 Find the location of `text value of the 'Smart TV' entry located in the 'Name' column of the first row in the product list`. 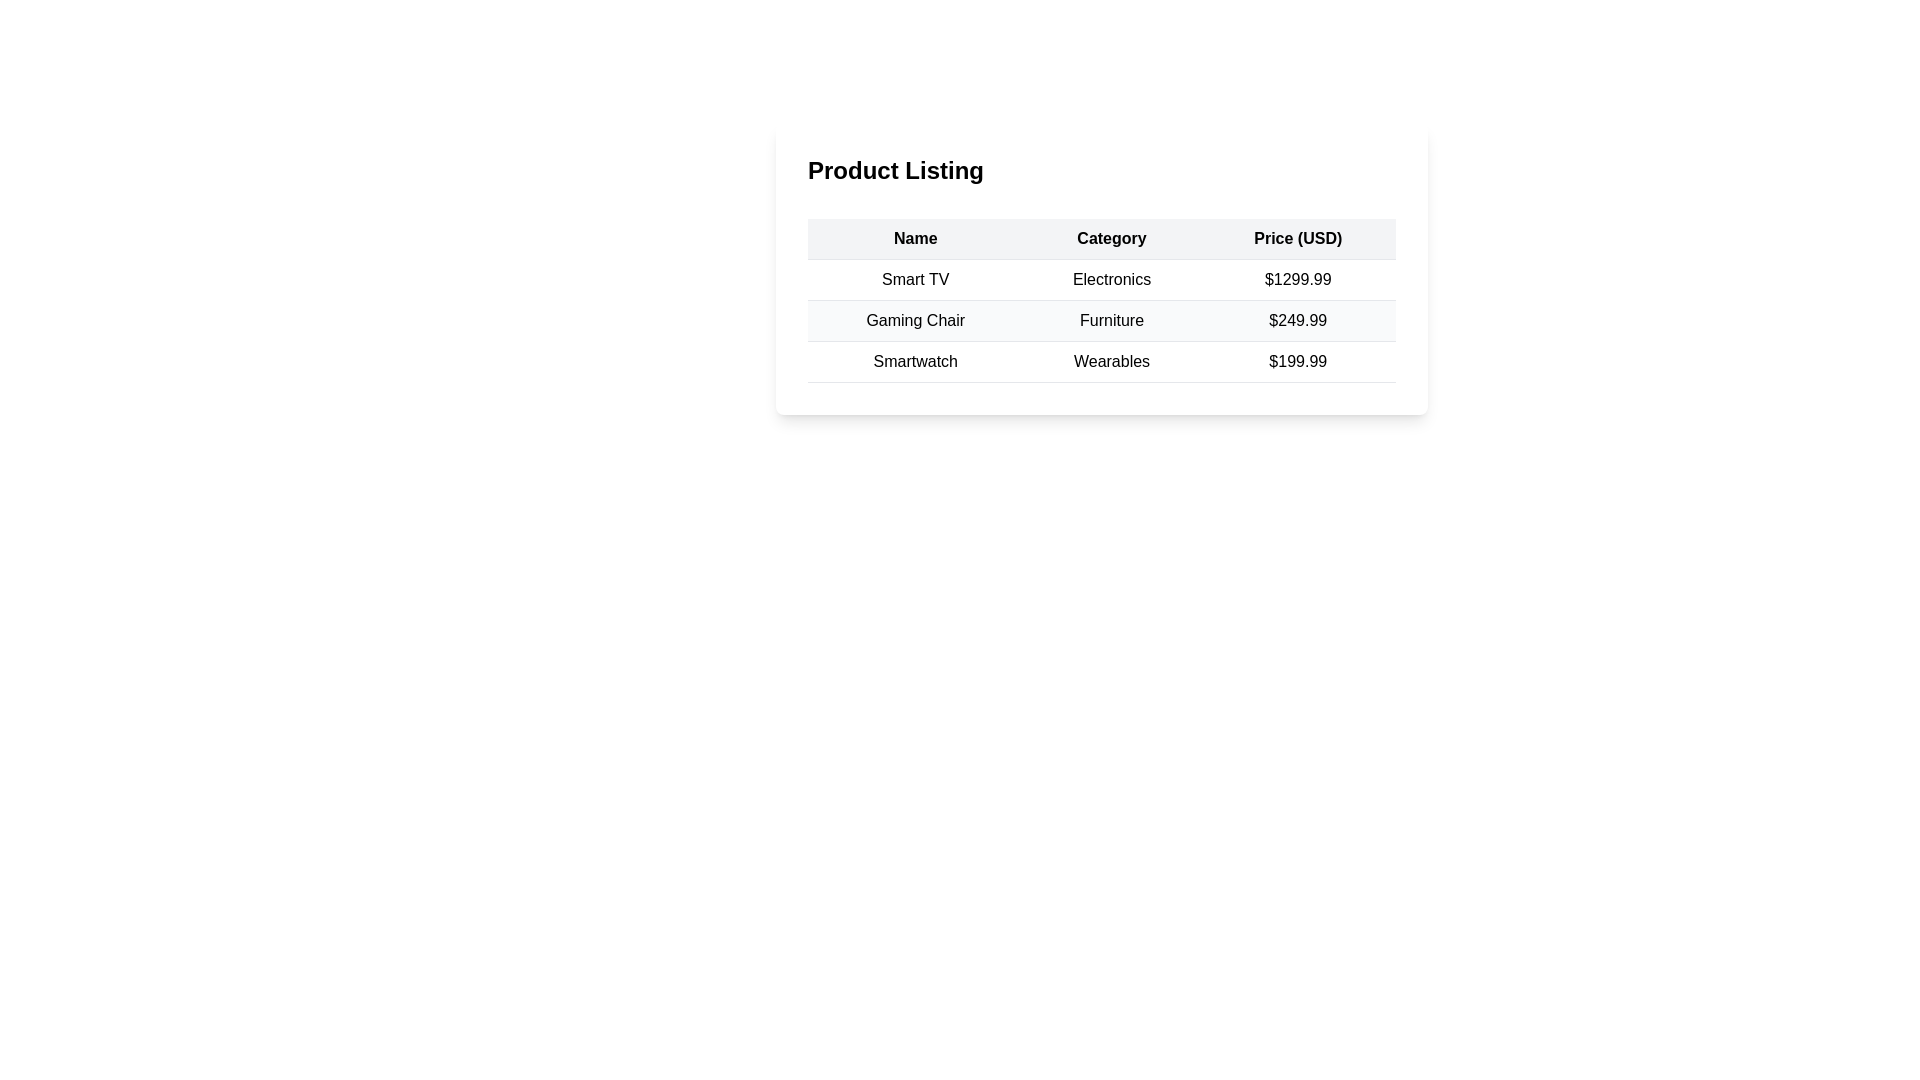

text value of the 'Smart TV' entry located in the 'Name' column of the first row in the product list is located at coordinates (914, 280).